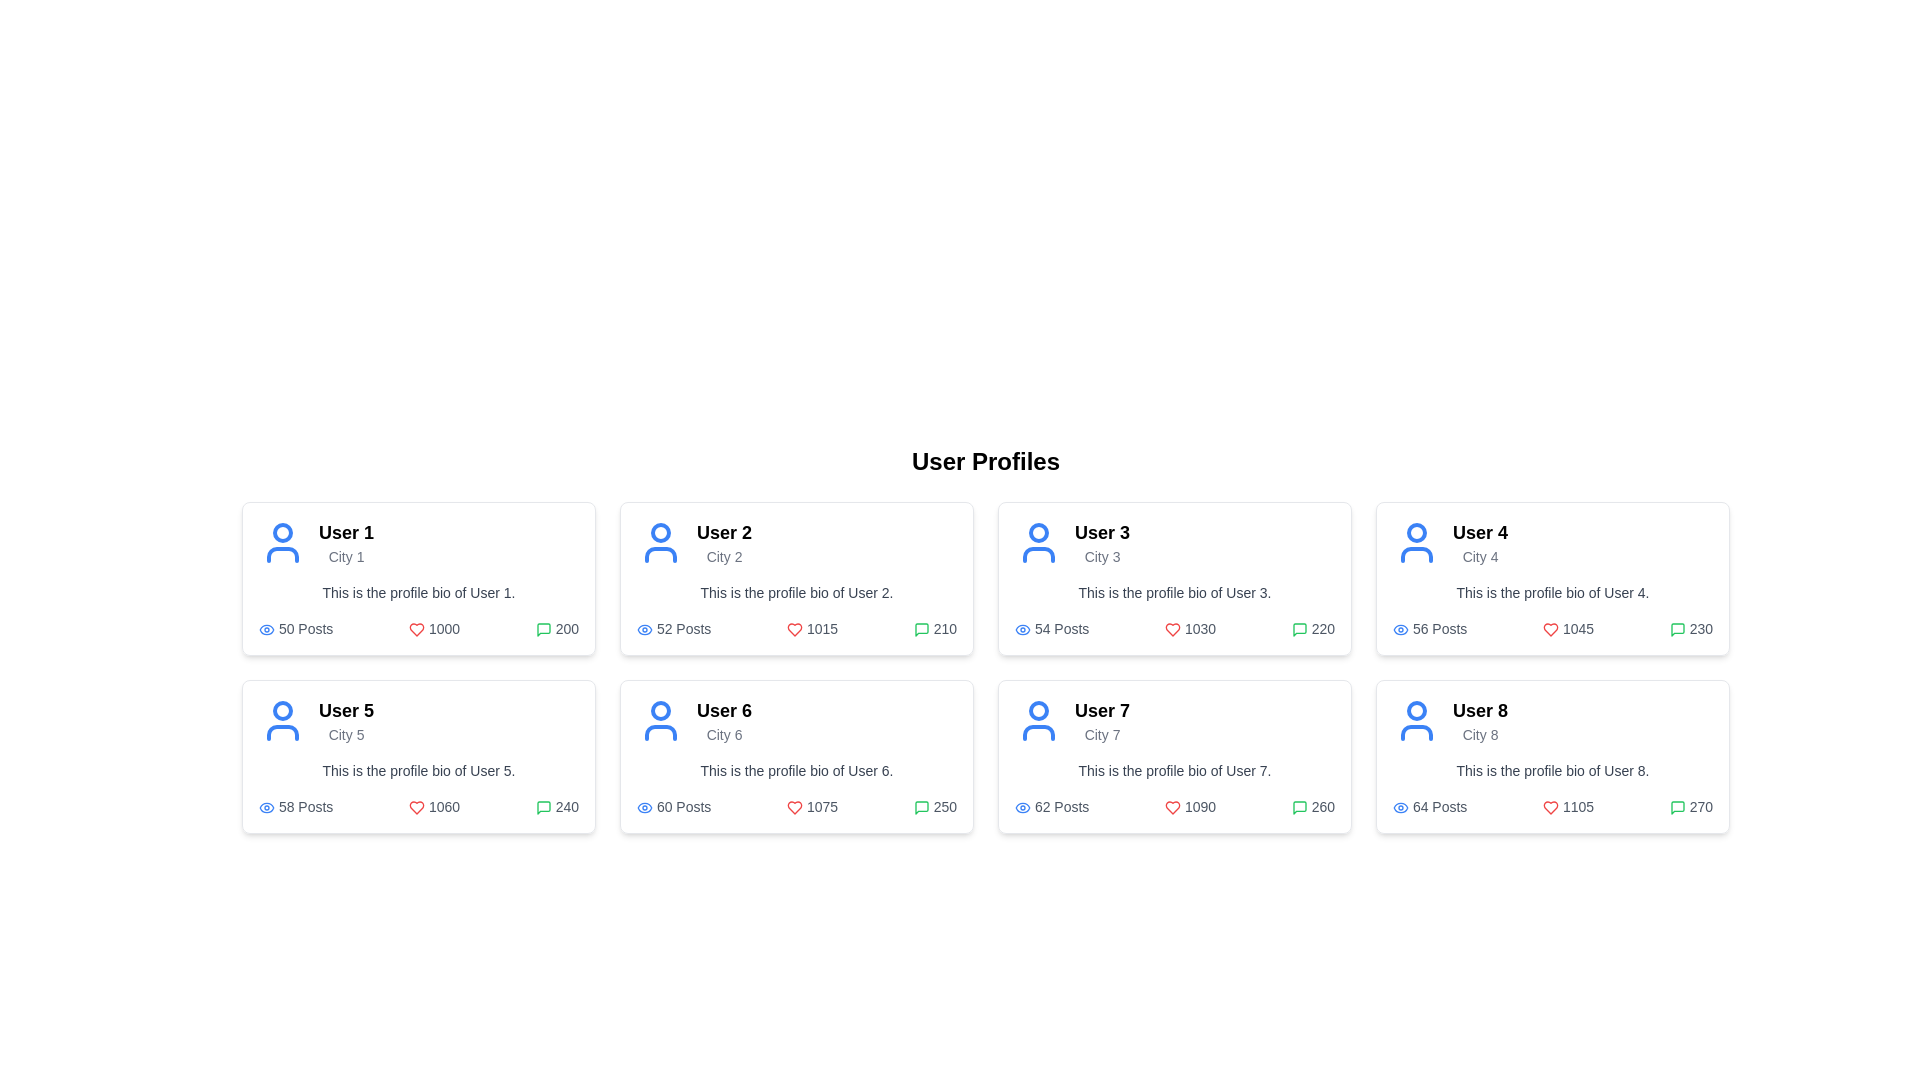  I want to click on the blue eye icon located within the 'User 5' card, adjacent to the text '58 Posts', so click(266, 806).